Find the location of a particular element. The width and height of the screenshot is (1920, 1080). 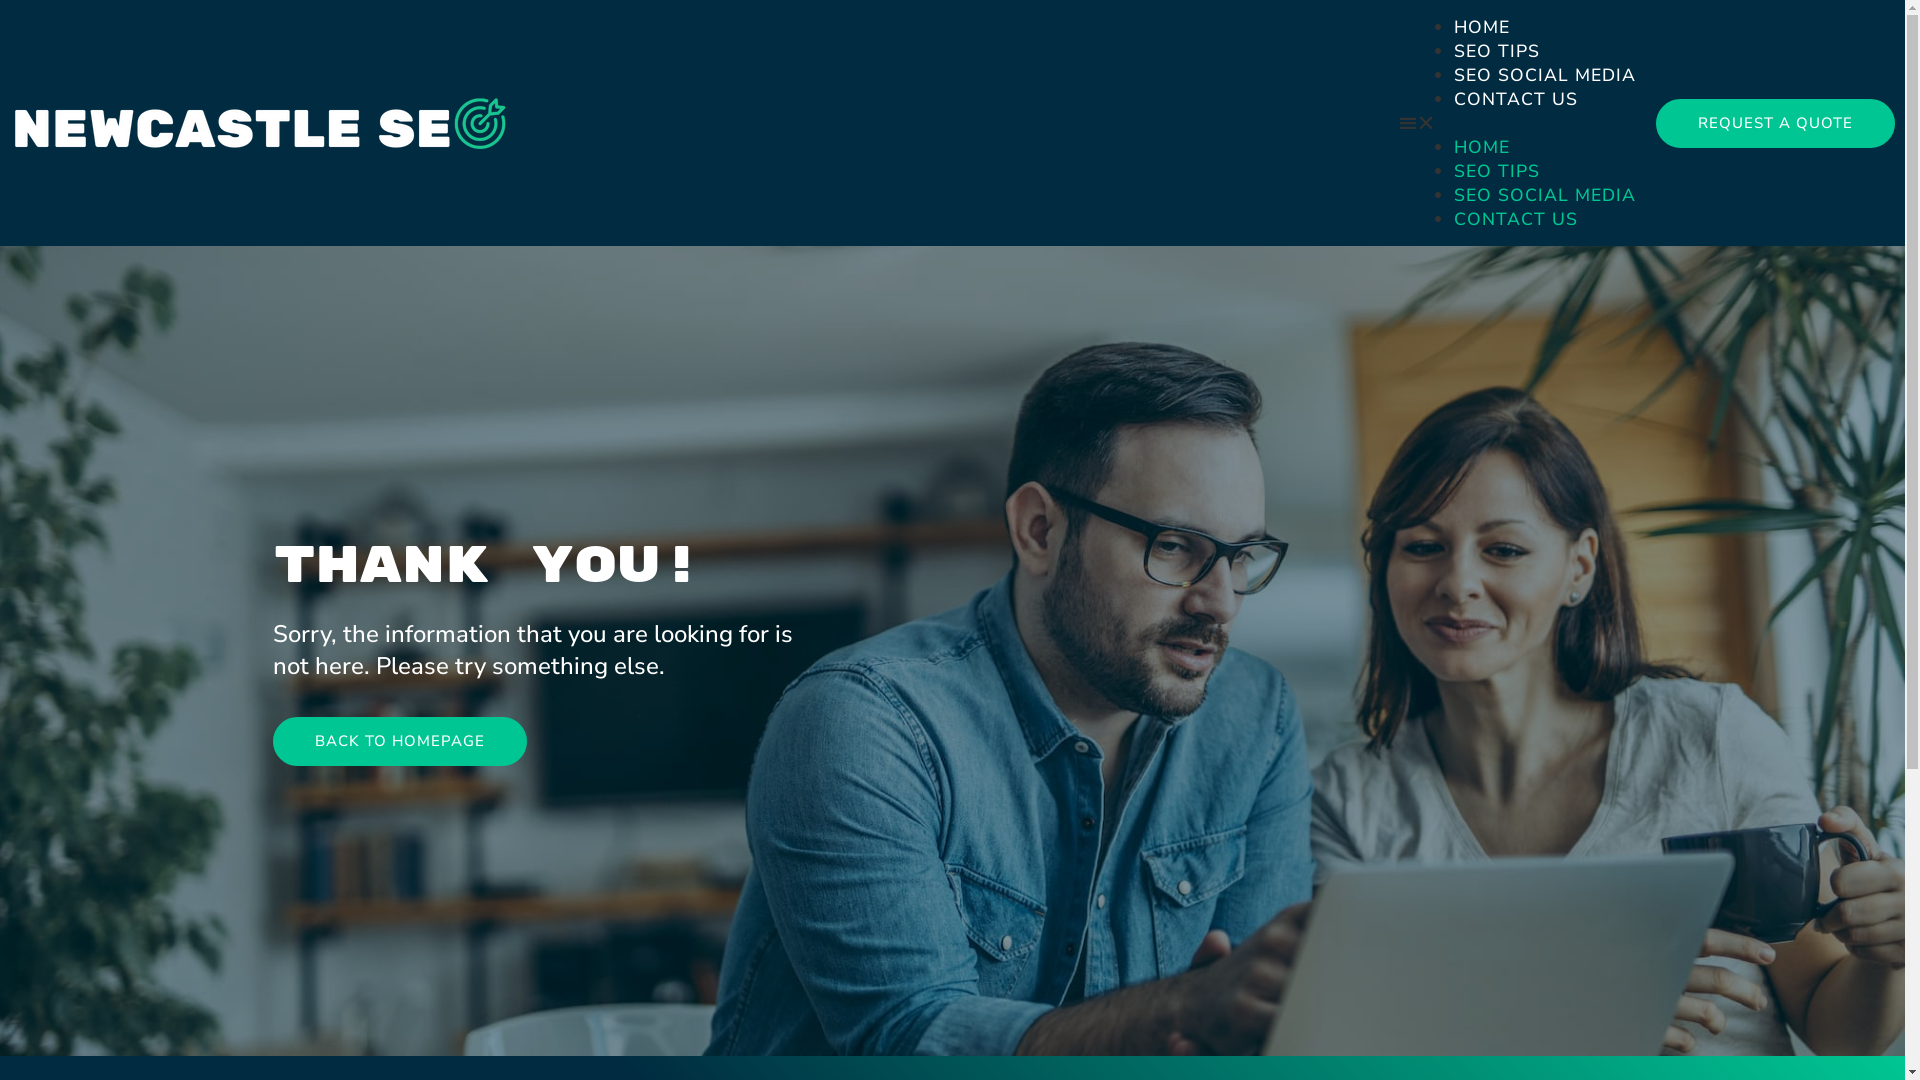

'CONTACT US' is located at coordinates (1454, 99).